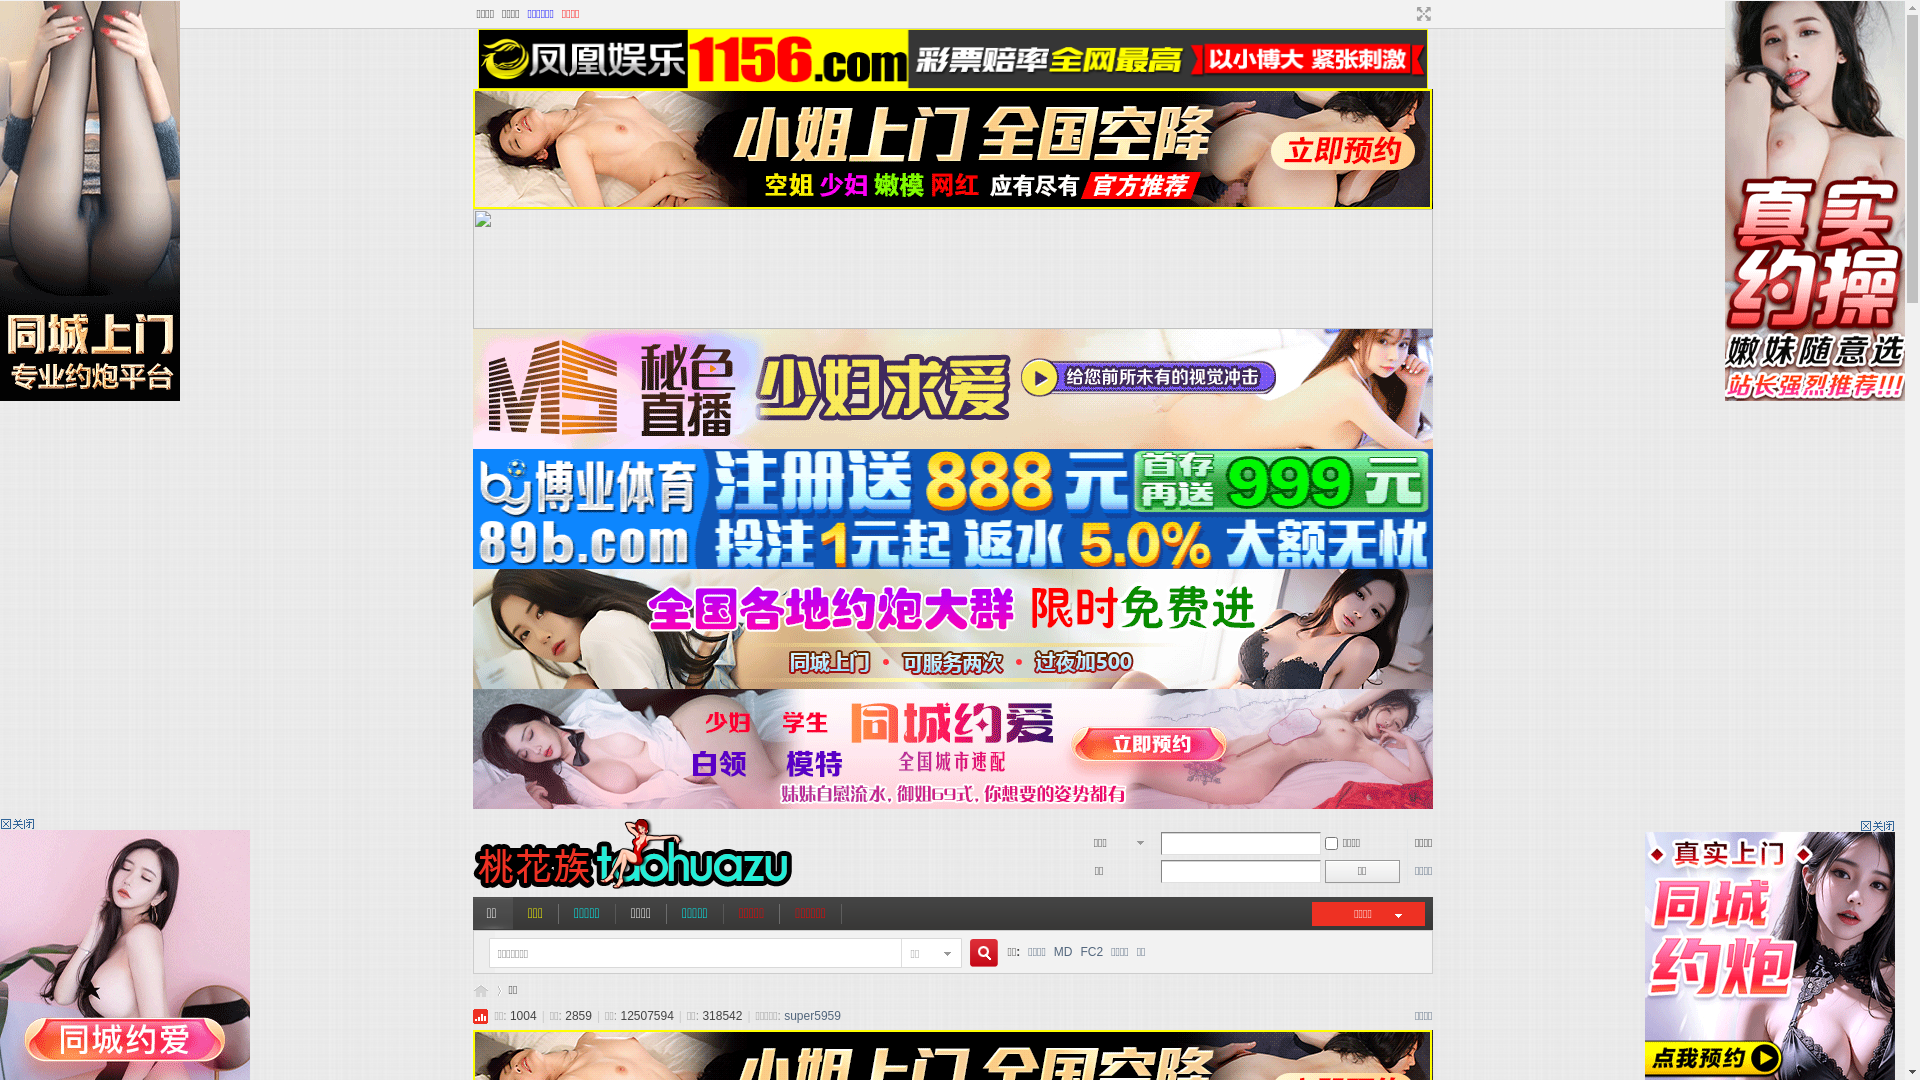 The width and height of the screenshot is (1920, 1080). Describe the element at coordinates (1053, 951) in the screenshot. I see `'MD'` at that location.